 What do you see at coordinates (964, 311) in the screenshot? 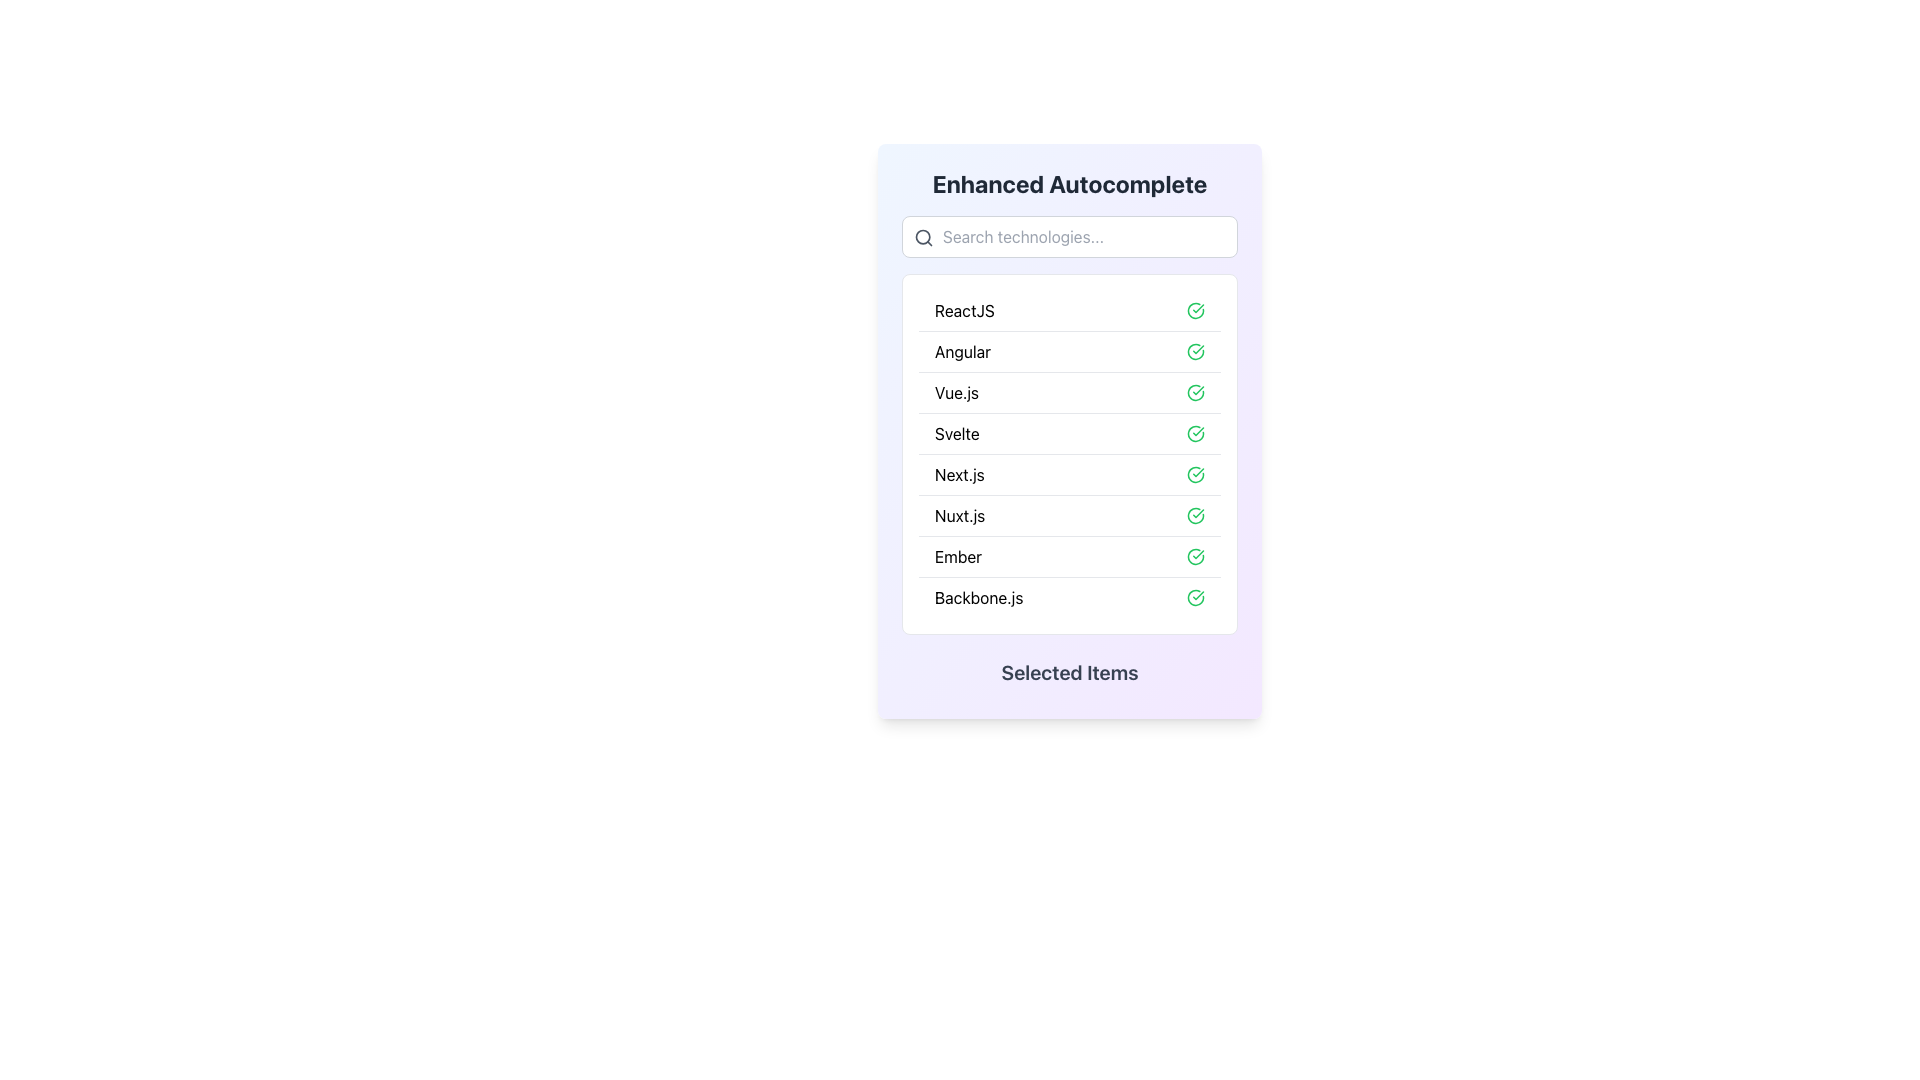
I see `the selectable list item label for 'ReactJS'` at bounding box center [964, 311].